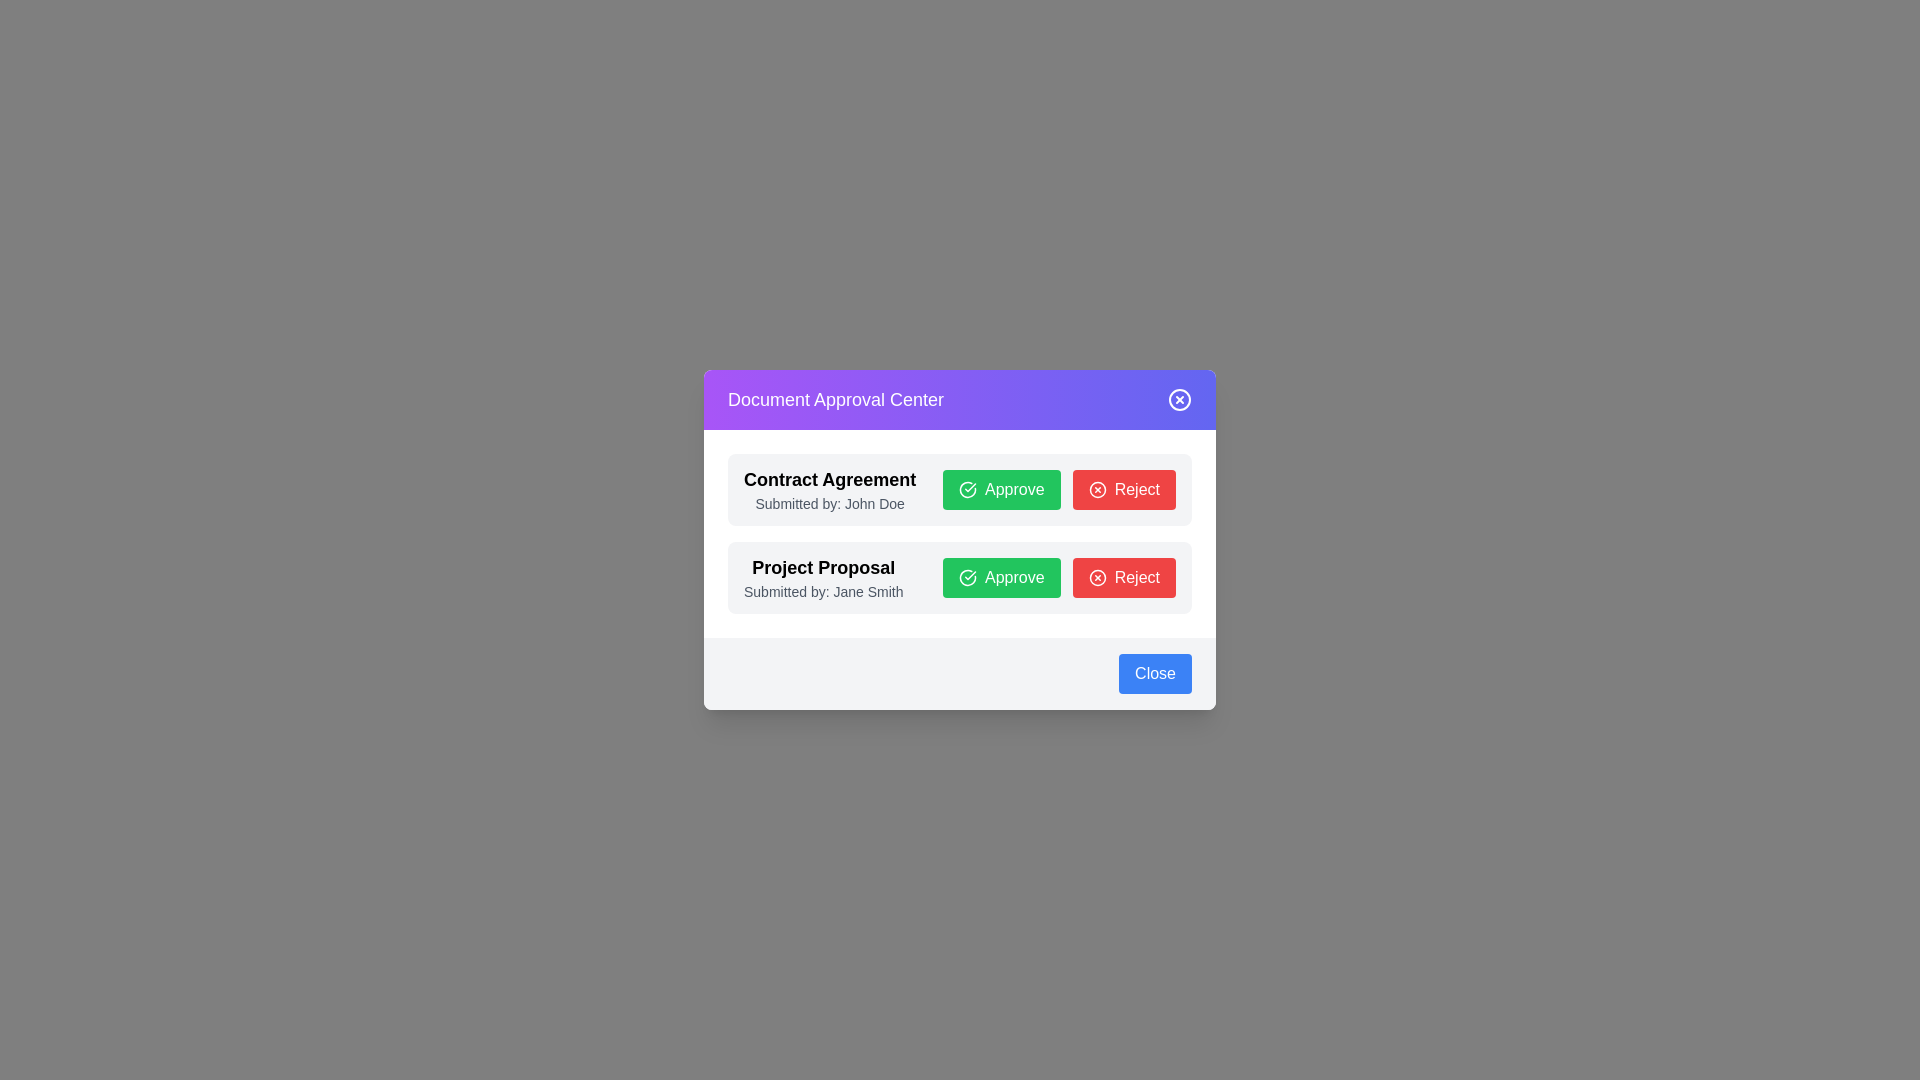 The height and width of the screenshot is (1080, 1920). What do you see at coordinates (1096, 578) in the screenshot?
I see `the circular close button icon located in the top-right corner of the 'Document Approval Center' header, which is part of an SVG graphic` at bounding box center [1096, 578].